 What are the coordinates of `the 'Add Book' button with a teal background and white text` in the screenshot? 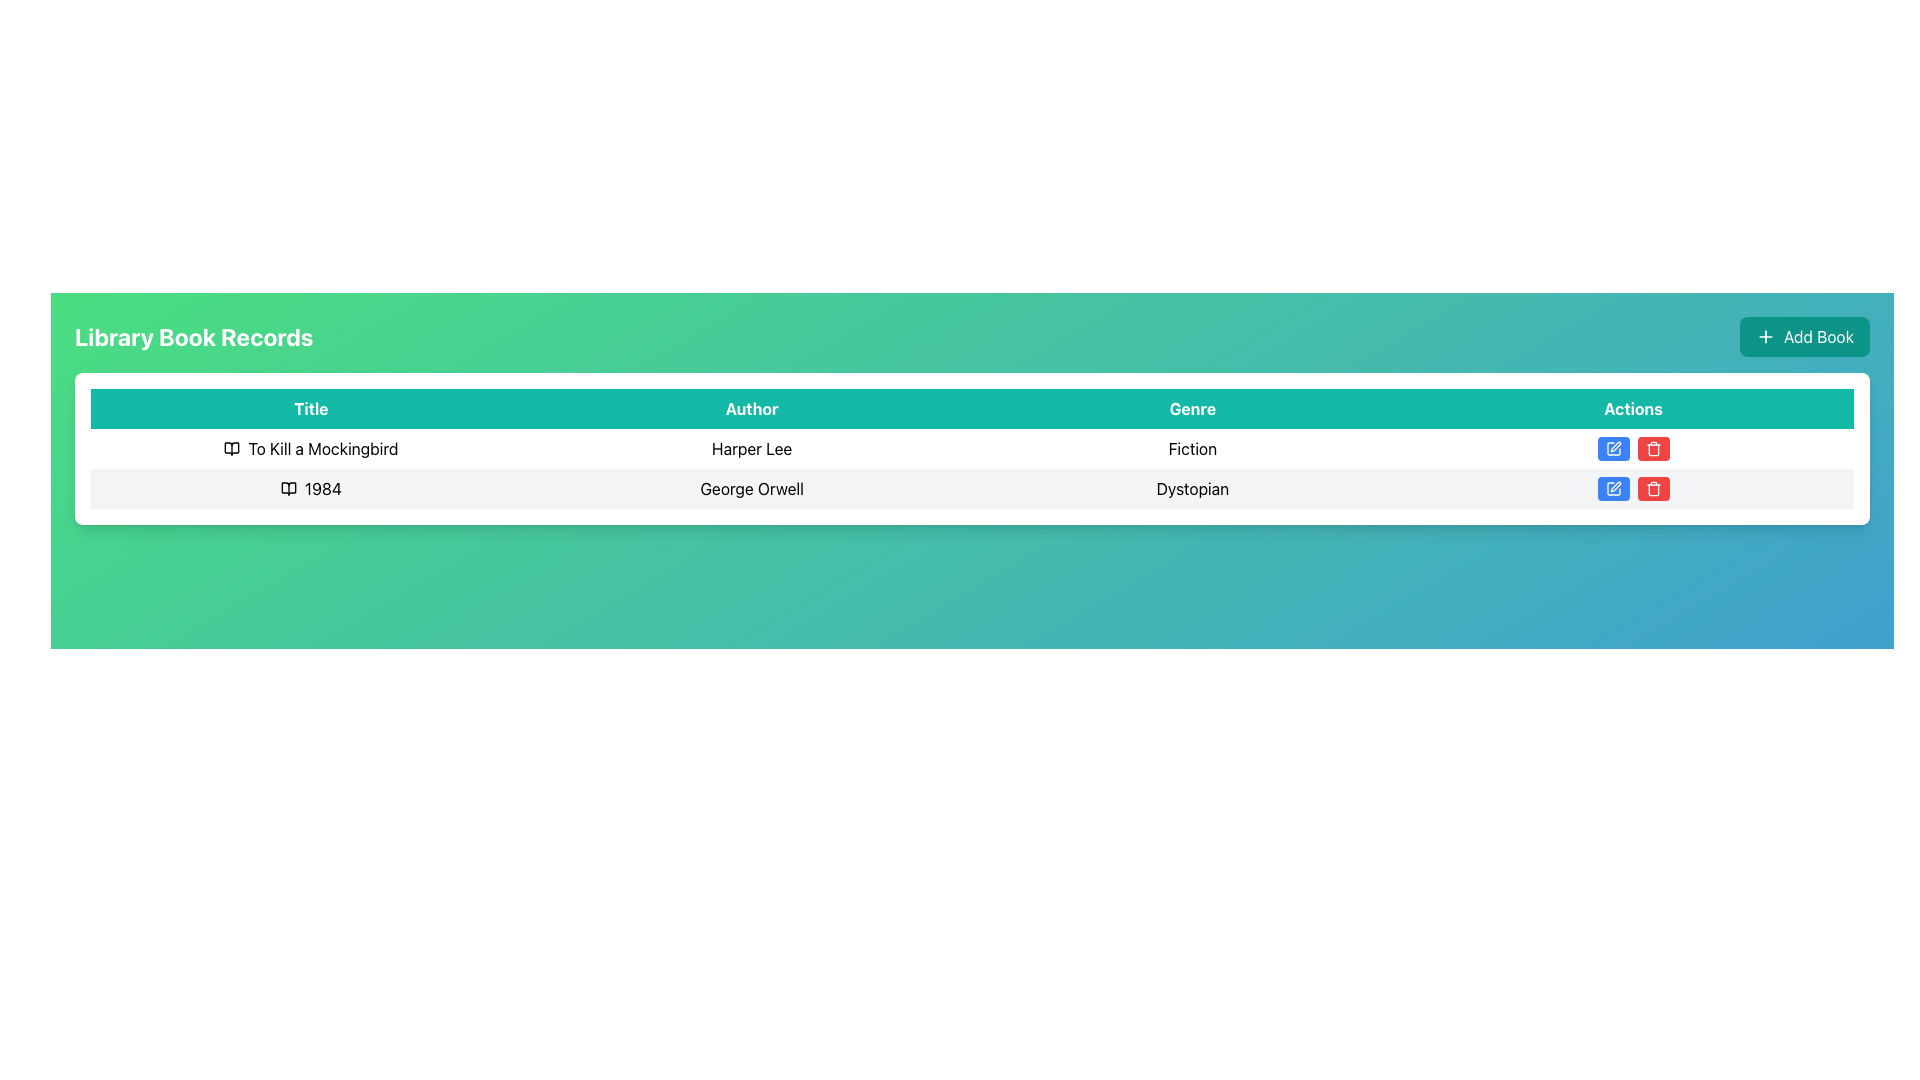 It's located at (1804, 335).